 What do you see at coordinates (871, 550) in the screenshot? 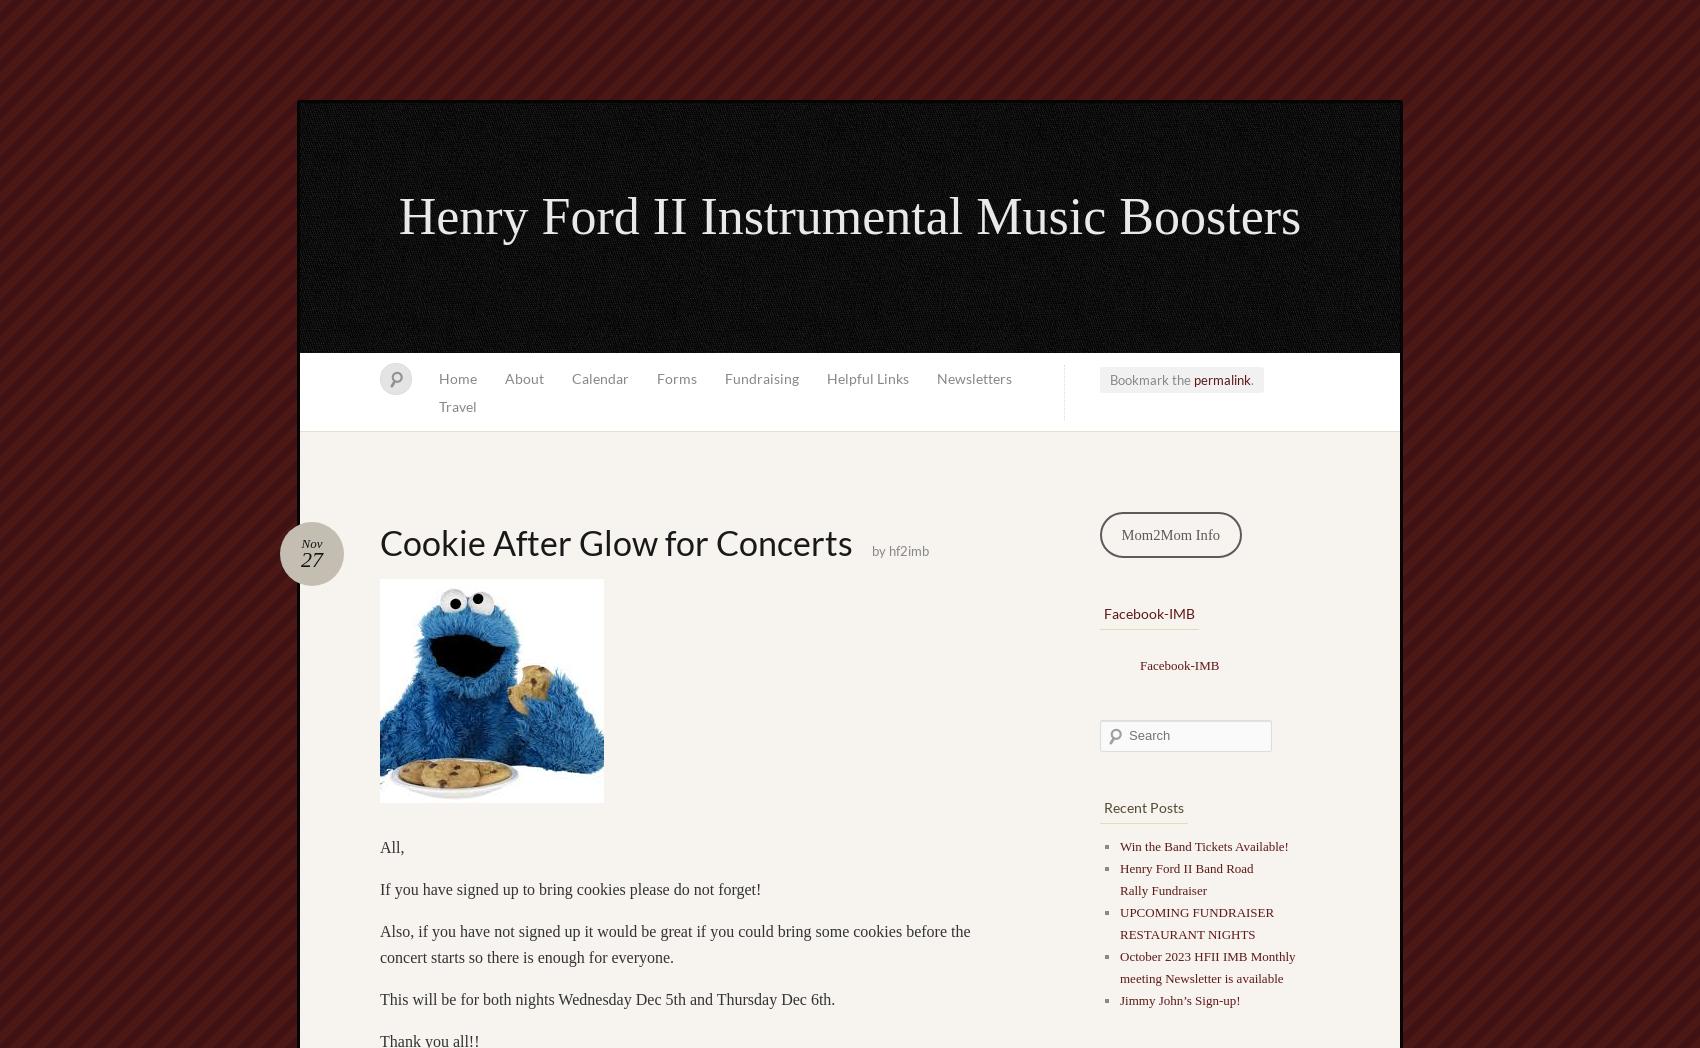
I see `'by'` at bounding box center [871, 550].